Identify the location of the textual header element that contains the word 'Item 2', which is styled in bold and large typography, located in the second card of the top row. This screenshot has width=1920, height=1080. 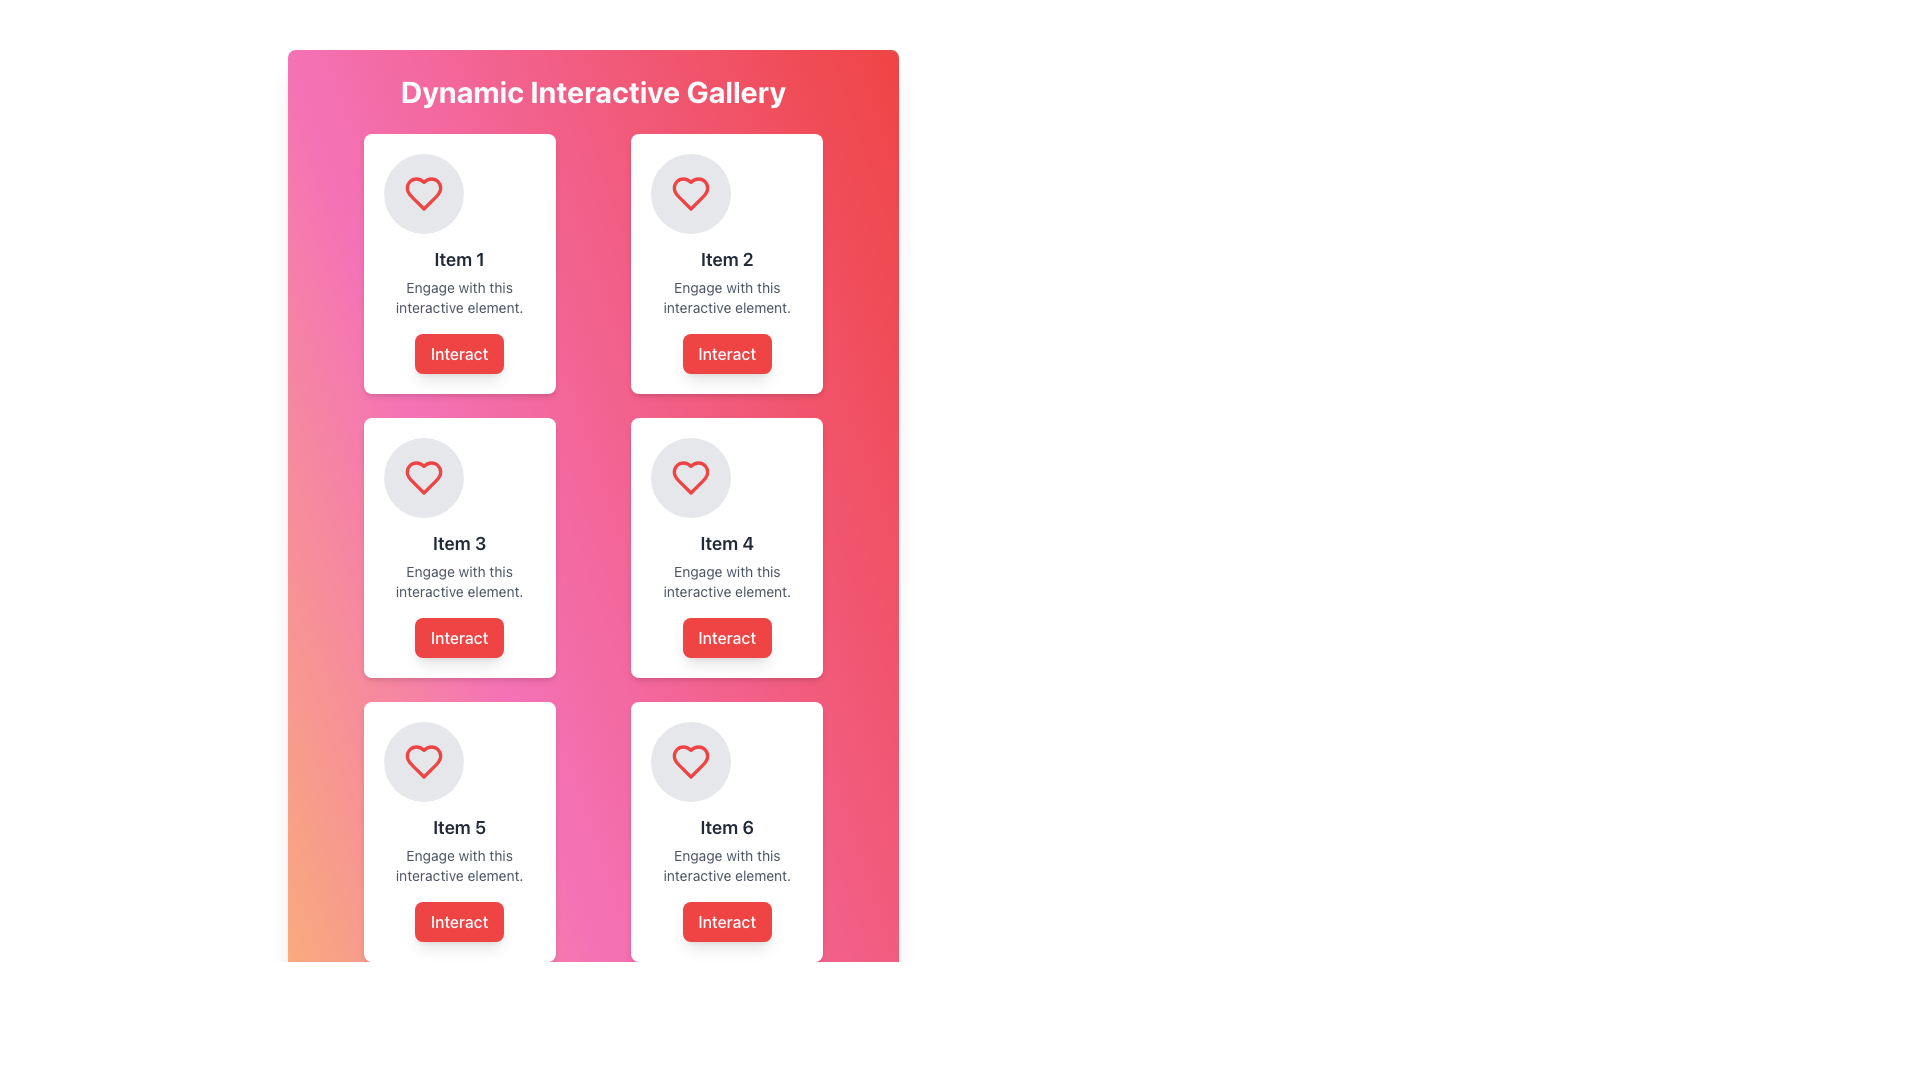
(726, 258).